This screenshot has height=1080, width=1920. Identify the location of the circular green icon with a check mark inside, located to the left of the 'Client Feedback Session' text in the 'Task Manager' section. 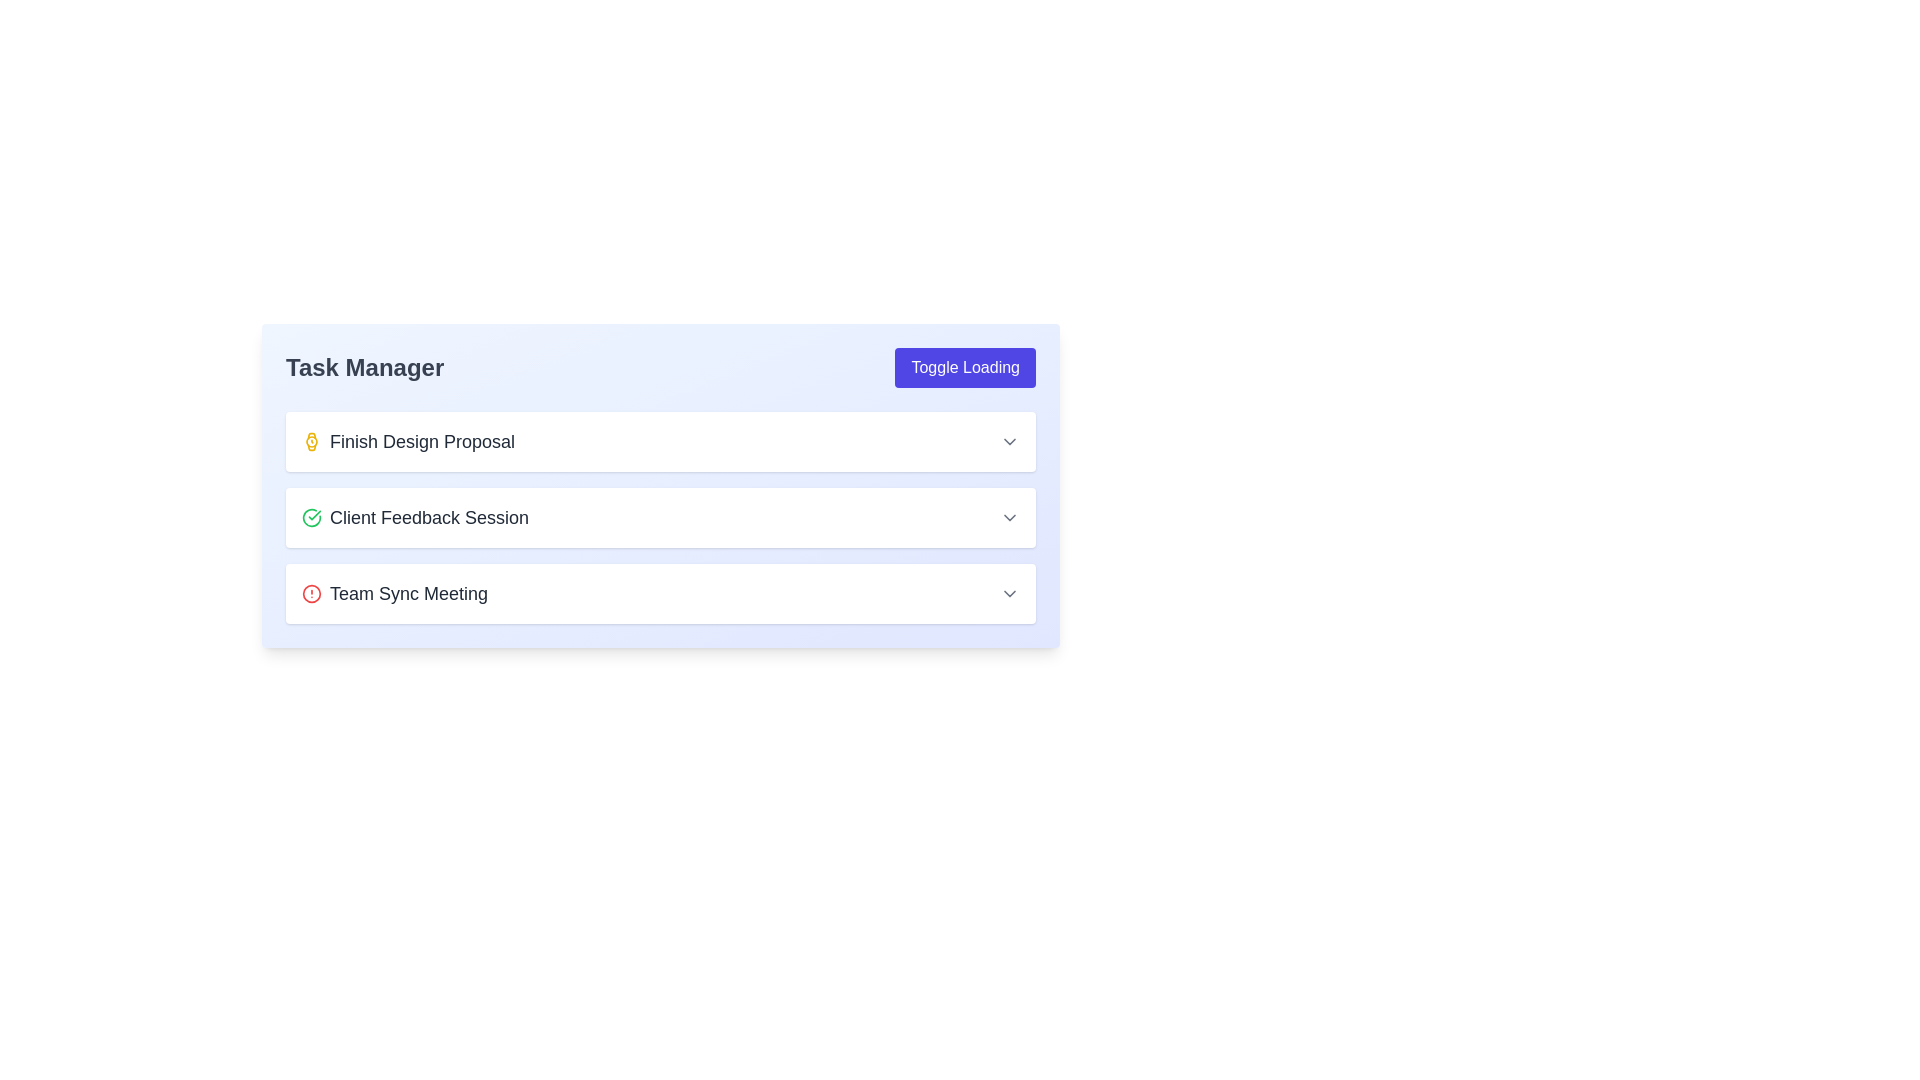
(311, 516).